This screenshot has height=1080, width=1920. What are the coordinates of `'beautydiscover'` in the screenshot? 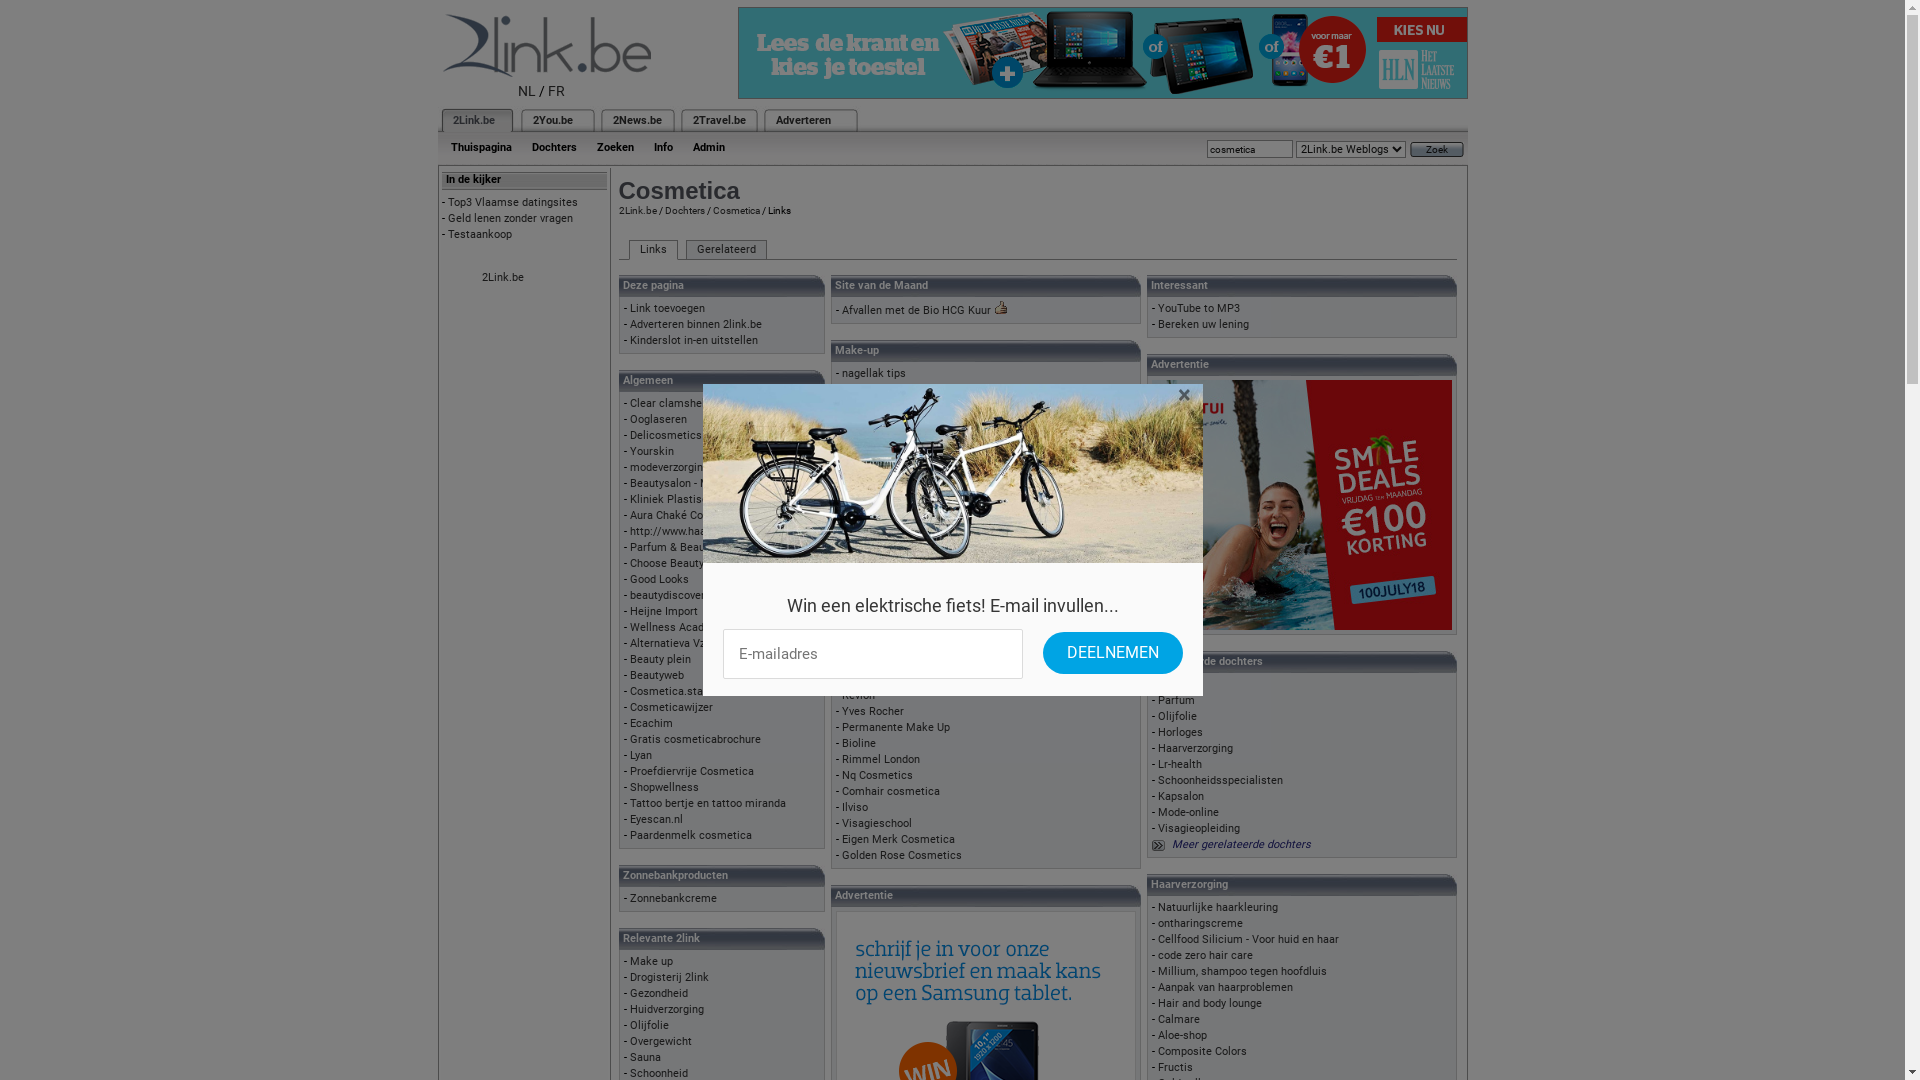 It's located at (667, 594).